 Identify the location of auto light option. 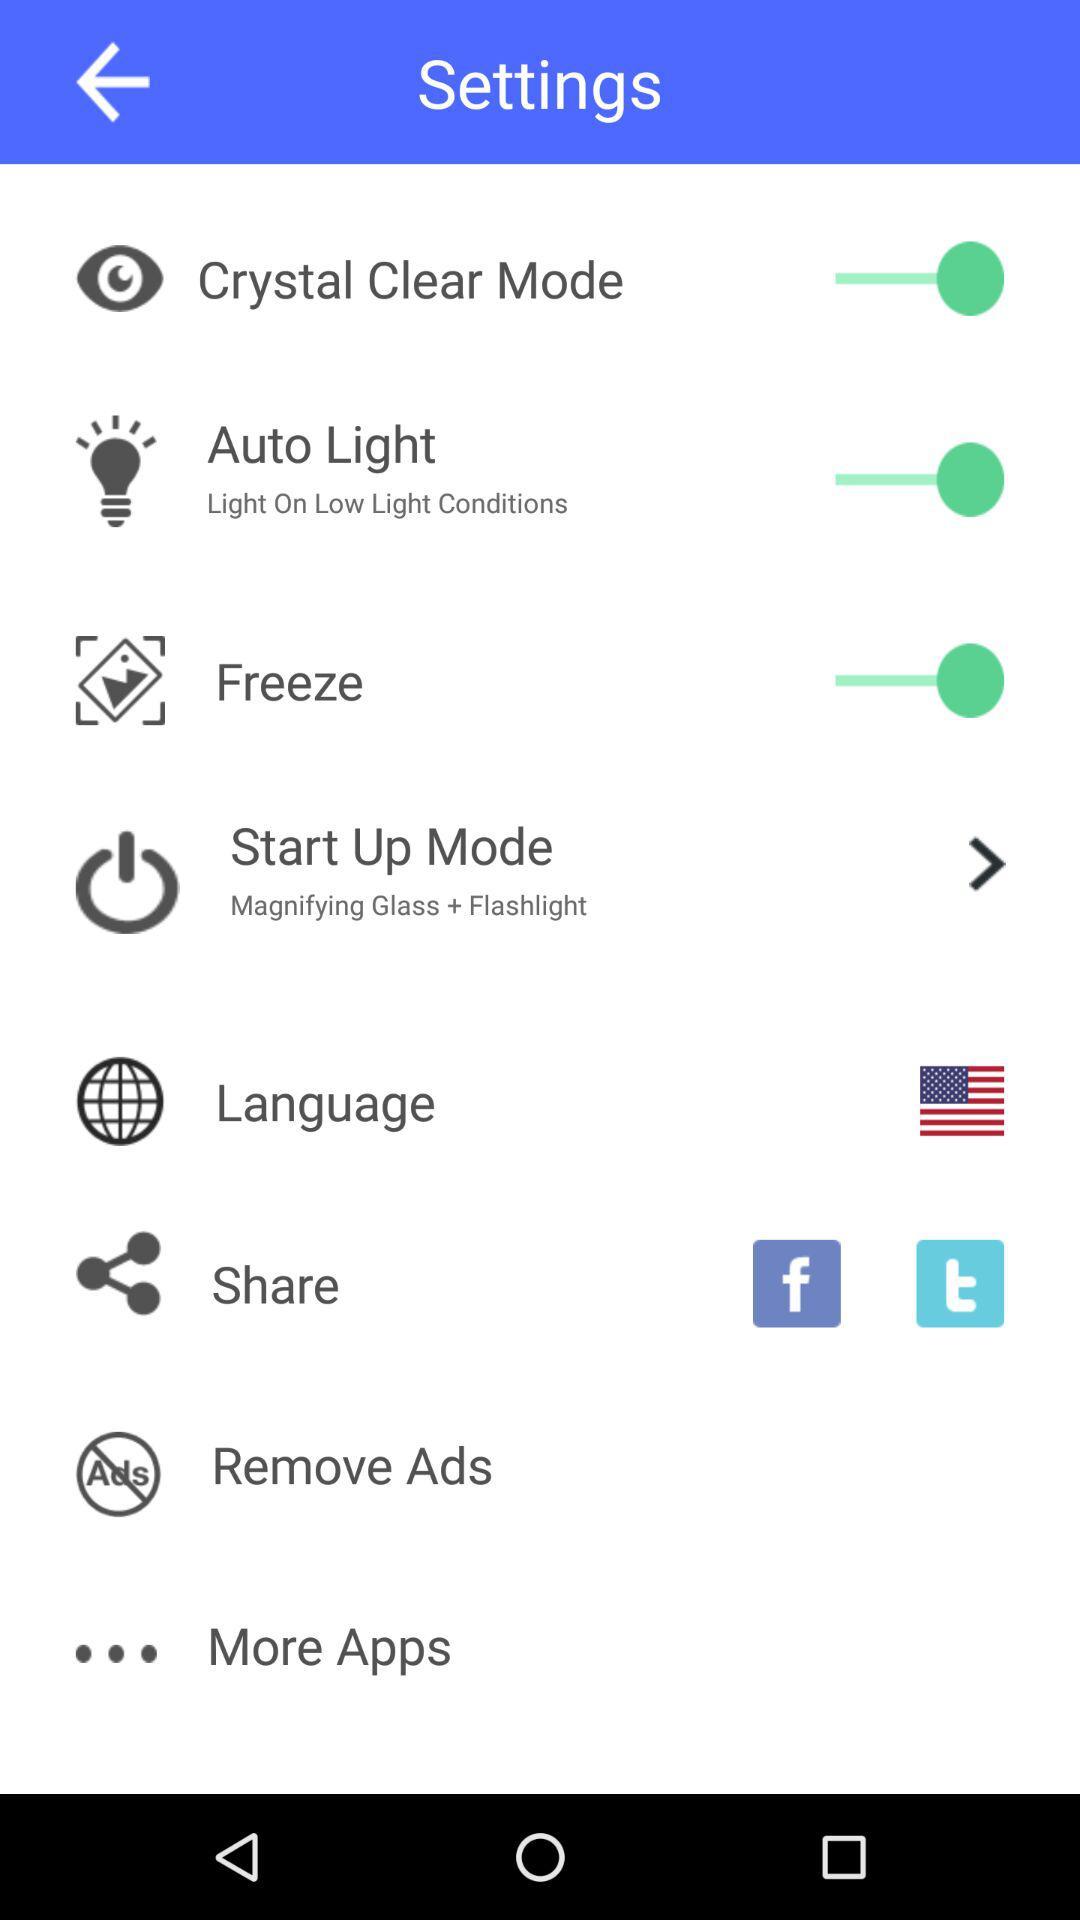
(919, 478).